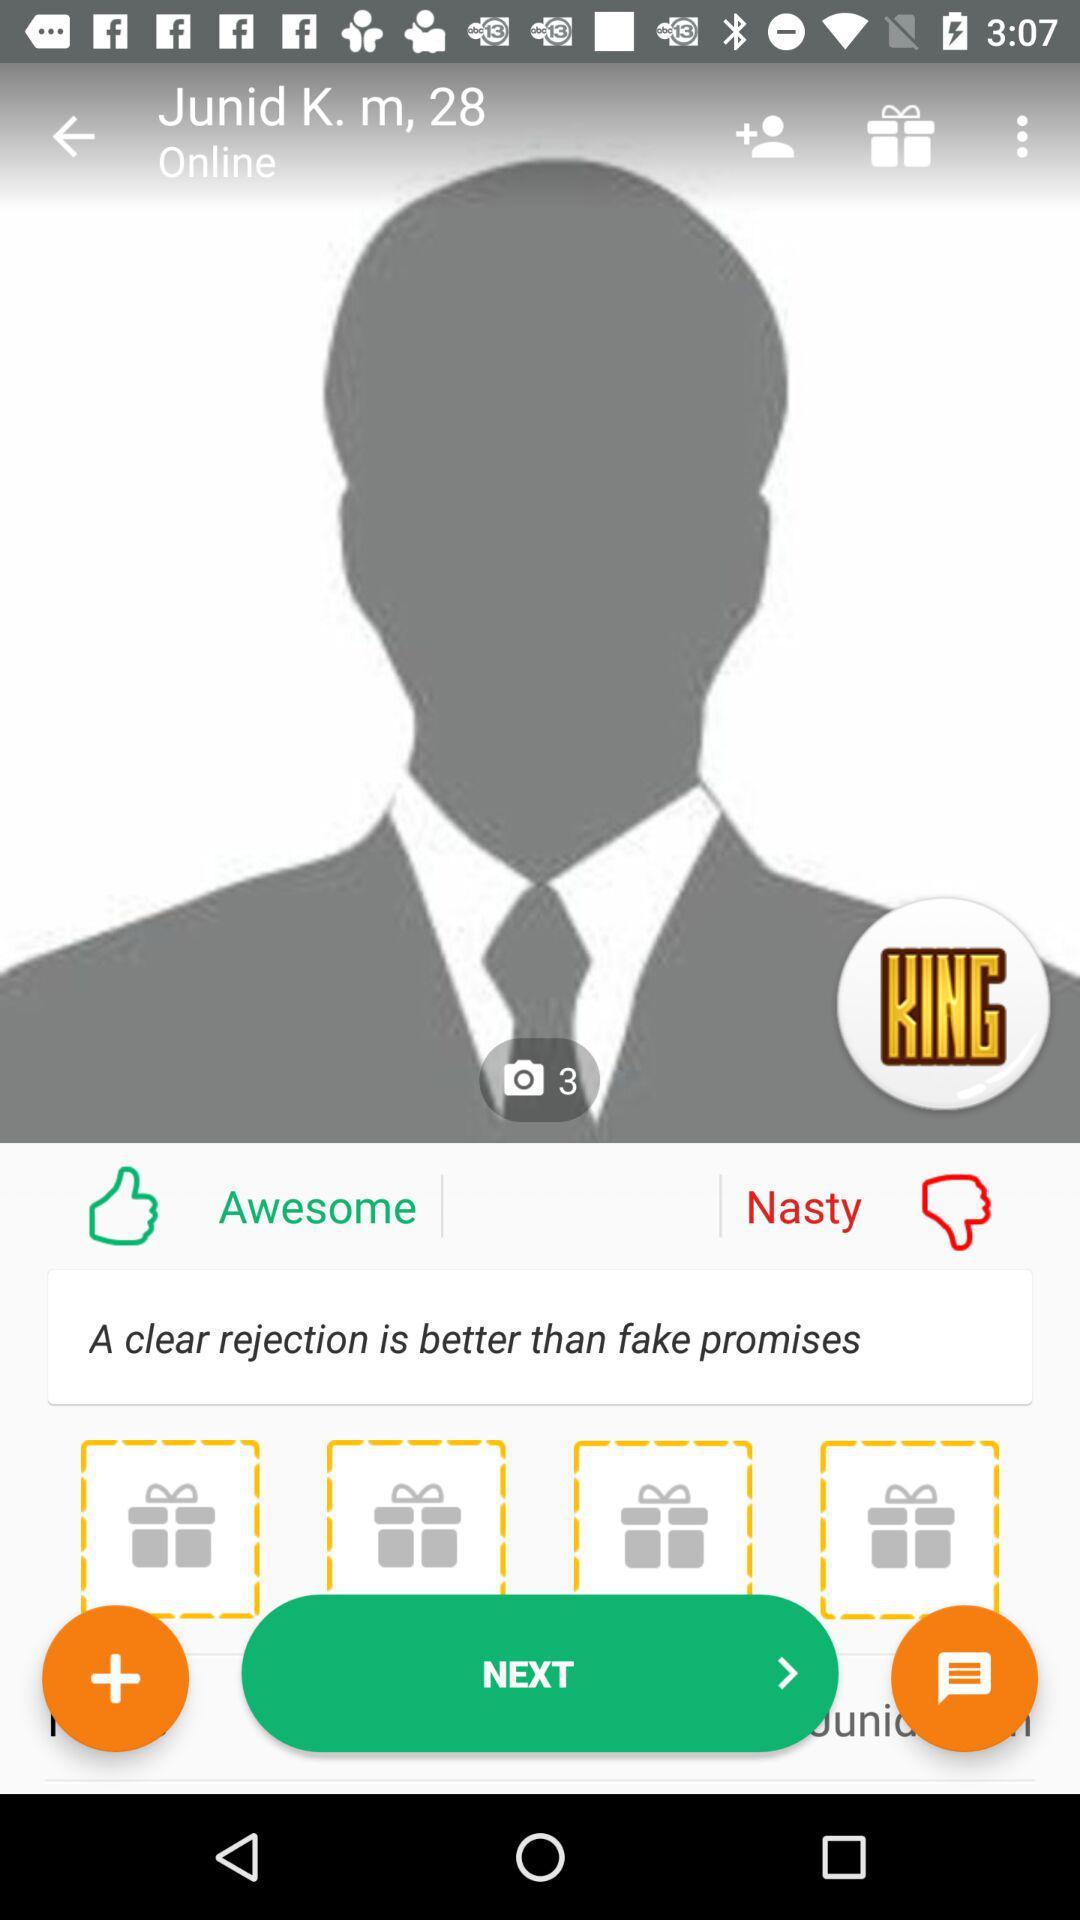 Image resolution: width=1080 pixels, height=1920 pixels. I want to click on the item above awesome item, so click(72, 135).